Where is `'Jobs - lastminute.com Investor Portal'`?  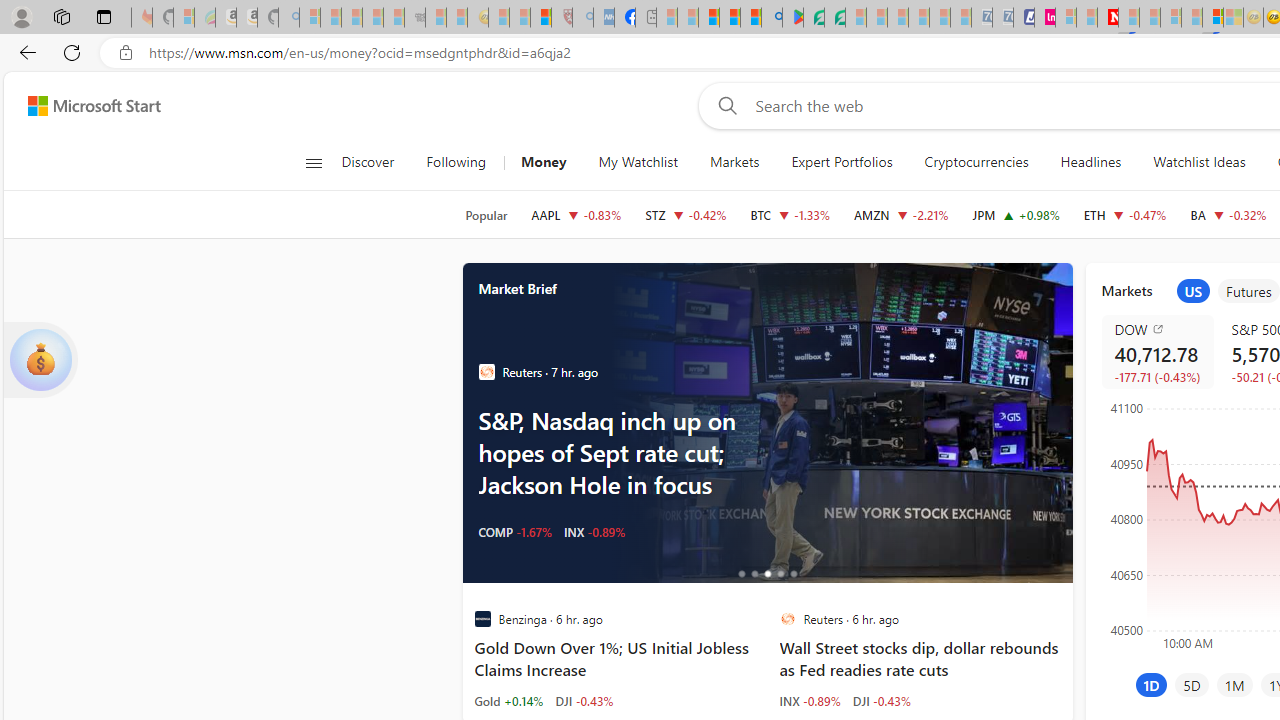
'Jobs - lastminute.com Investor Portal' is located at coordinates (1044, 17).